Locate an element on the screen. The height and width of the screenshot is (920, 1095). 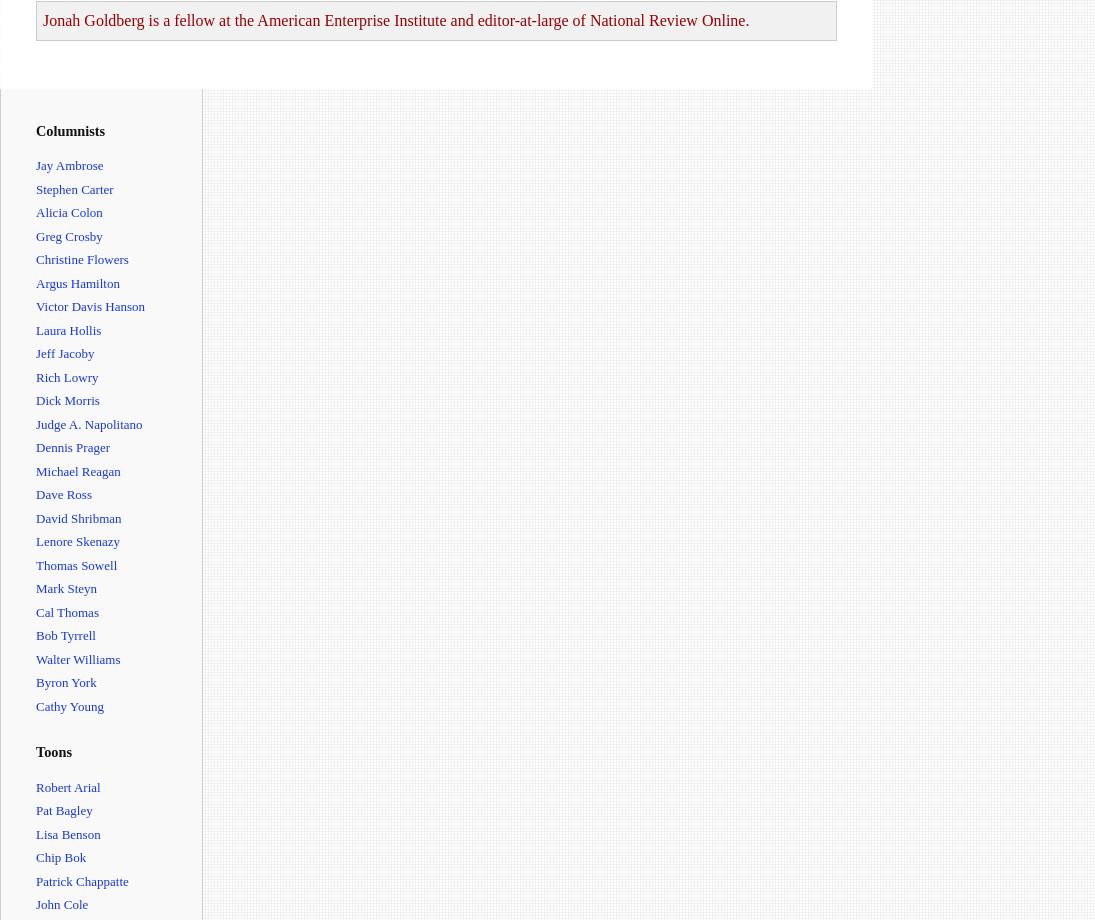
'Columnists' is located at coordinates (69, 130).